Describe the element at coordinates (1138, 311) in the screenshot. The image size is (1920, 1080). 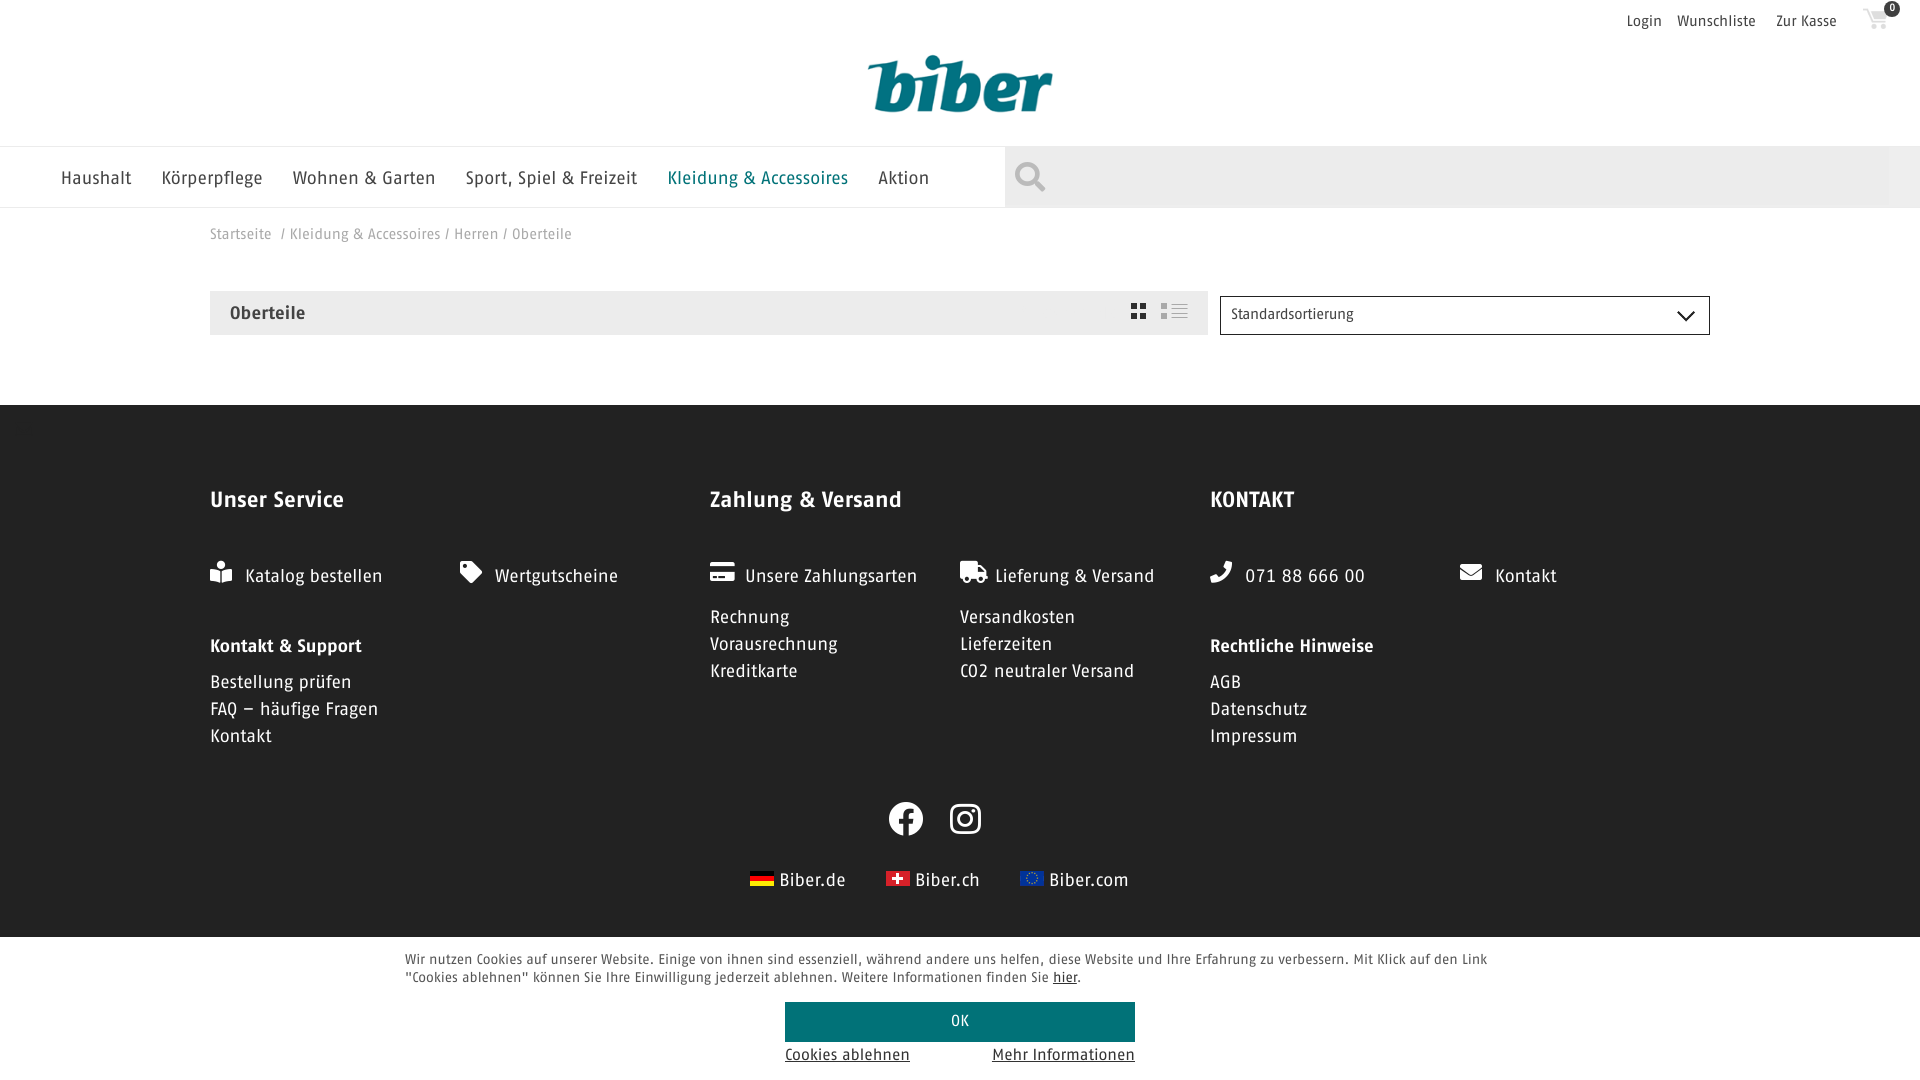
I see `'grid'` at that location.